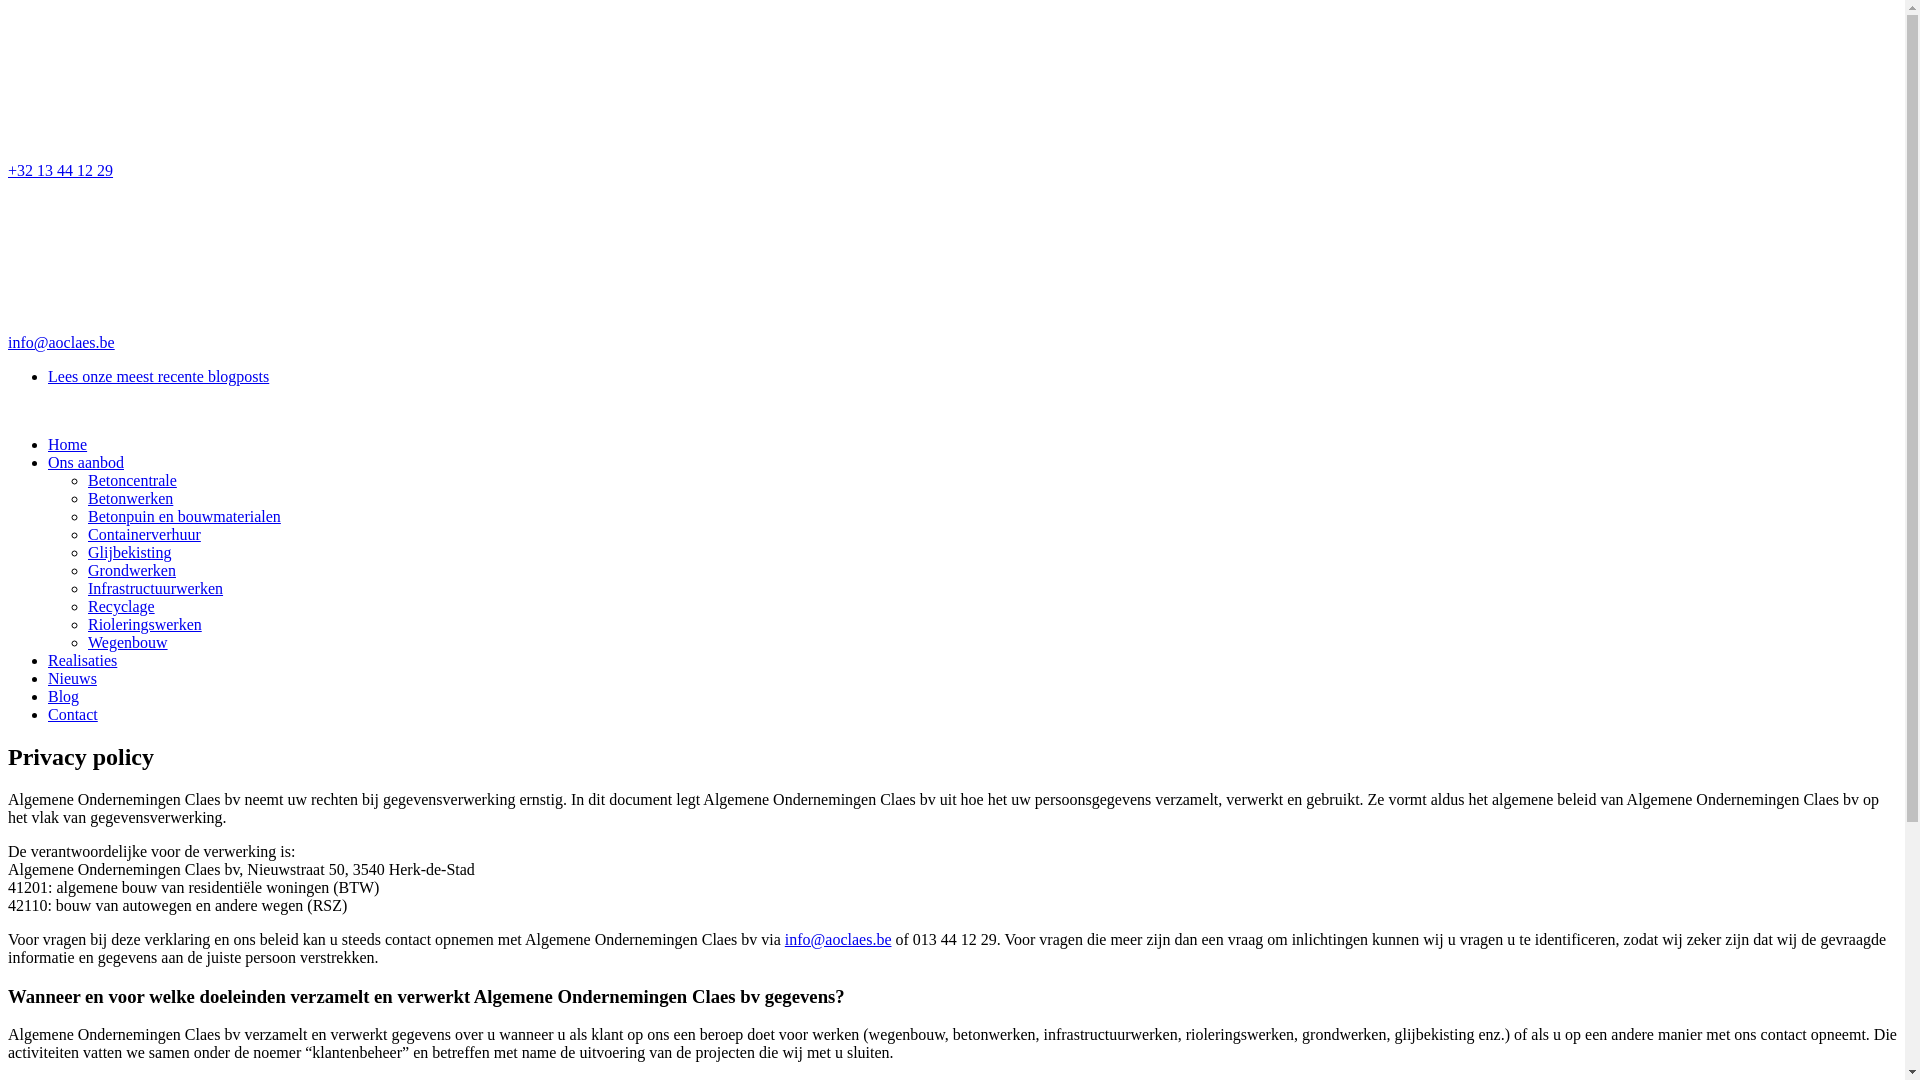 The height and width of the screenshot is (1080, 1920). What do you see at coordinates (130, 570) in the screenshot?
I see `'Grondwerken'` at bounding box center [130, 570].